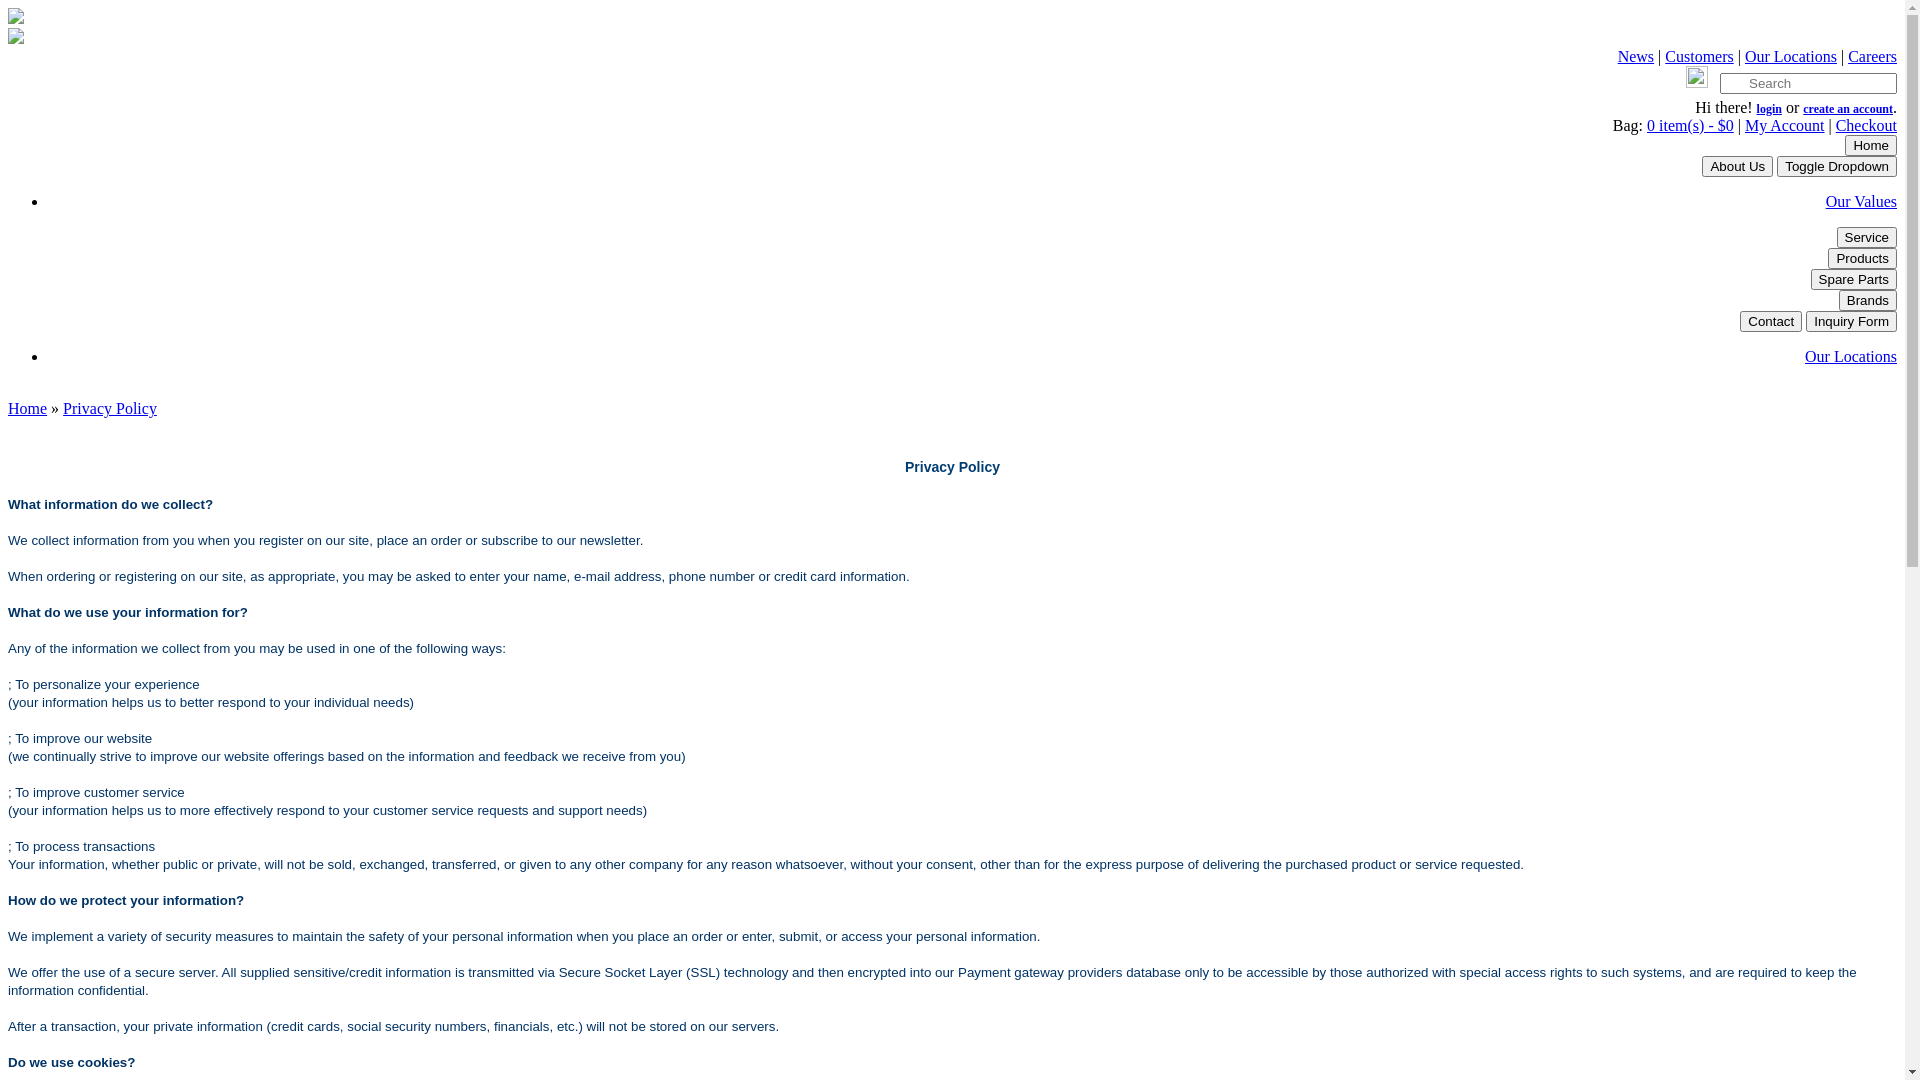 This screenshot has height=1080, width=1920. What do you see at coordinates (1636, 55) in the screenshot?
I see `'News'` at bounding box center [1636, 55].